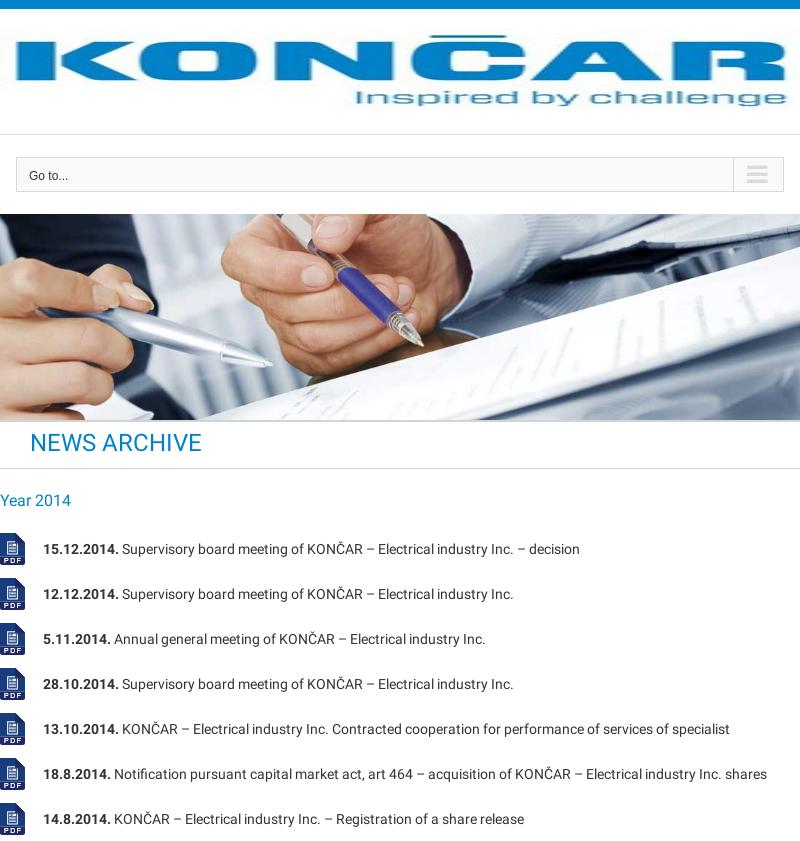 The image size is (800, 841). What do you see at coordinates (77, 818) in the screenshot?
I see `'14.8.2014.'` at bounding box center [77, 818].